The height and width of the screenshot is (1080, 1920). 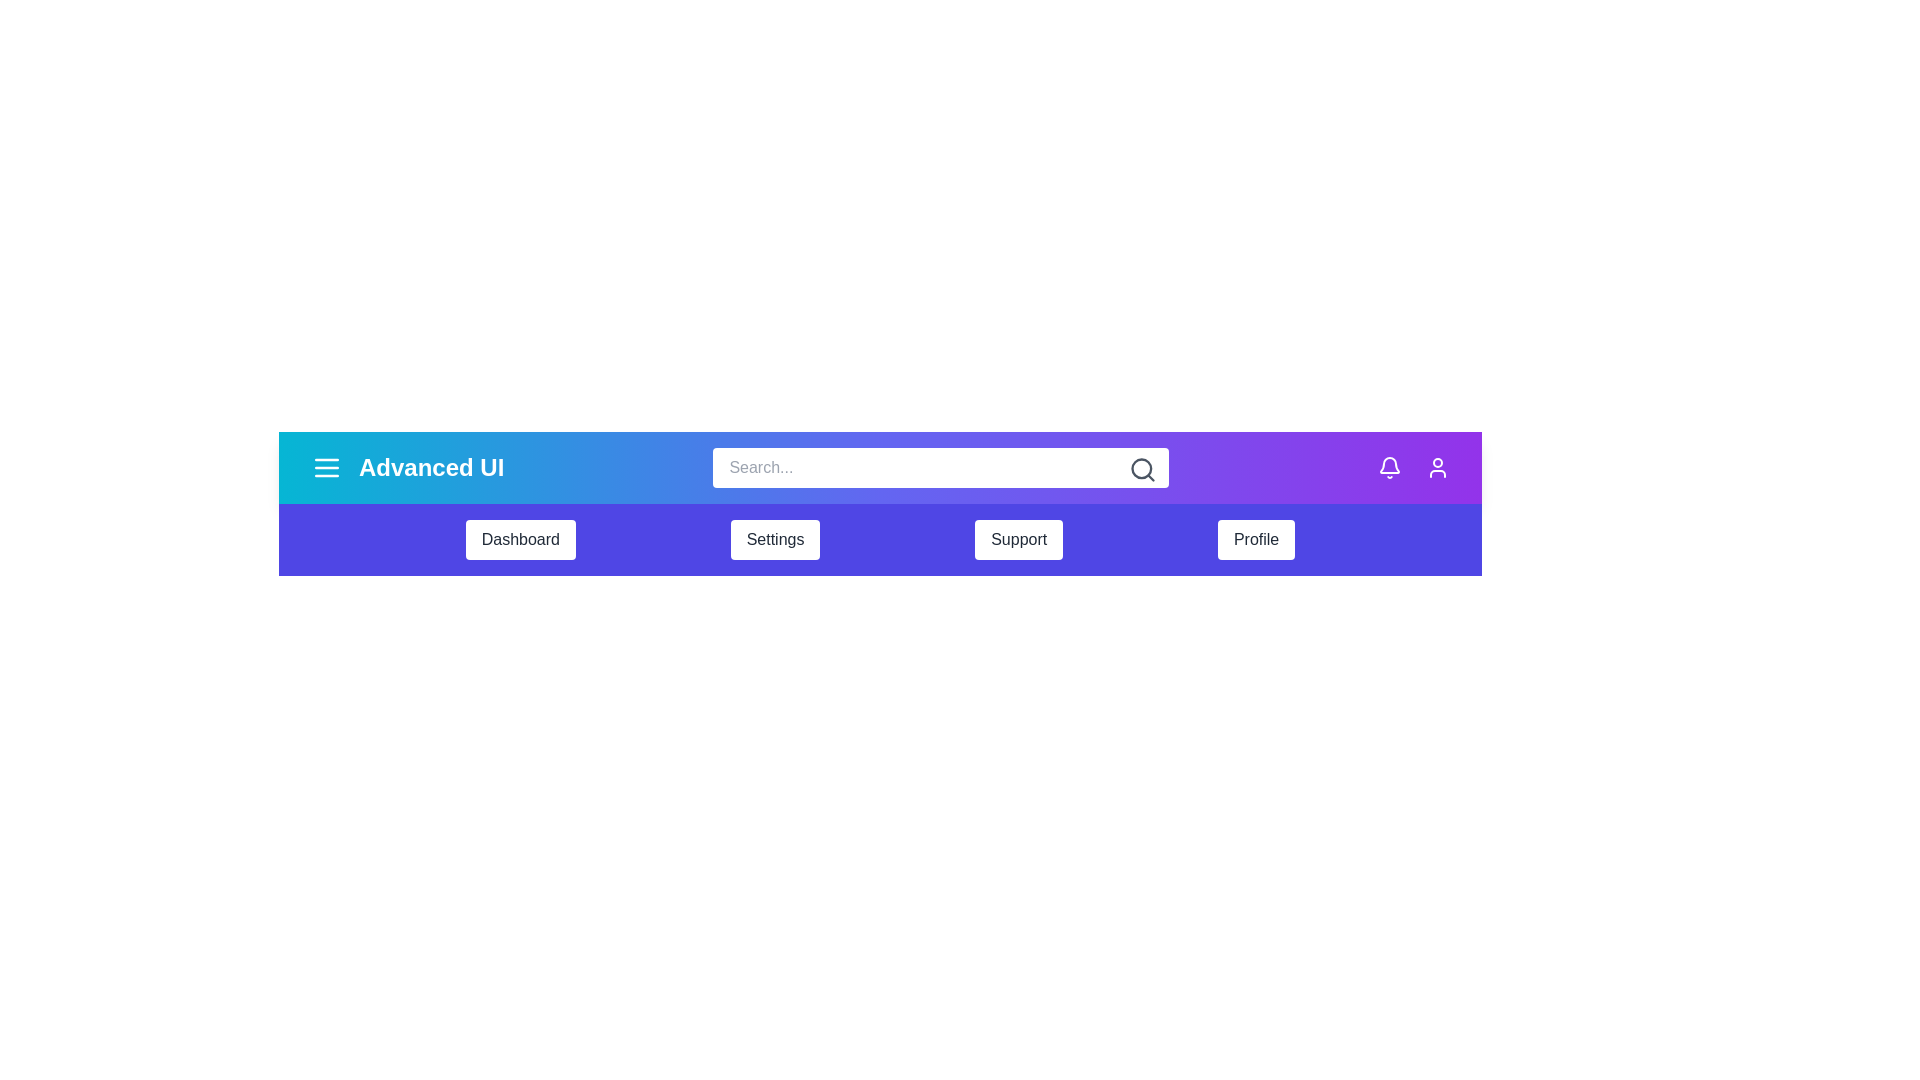 I want to click on the navigation item Support, so click(x=1019, y=540).